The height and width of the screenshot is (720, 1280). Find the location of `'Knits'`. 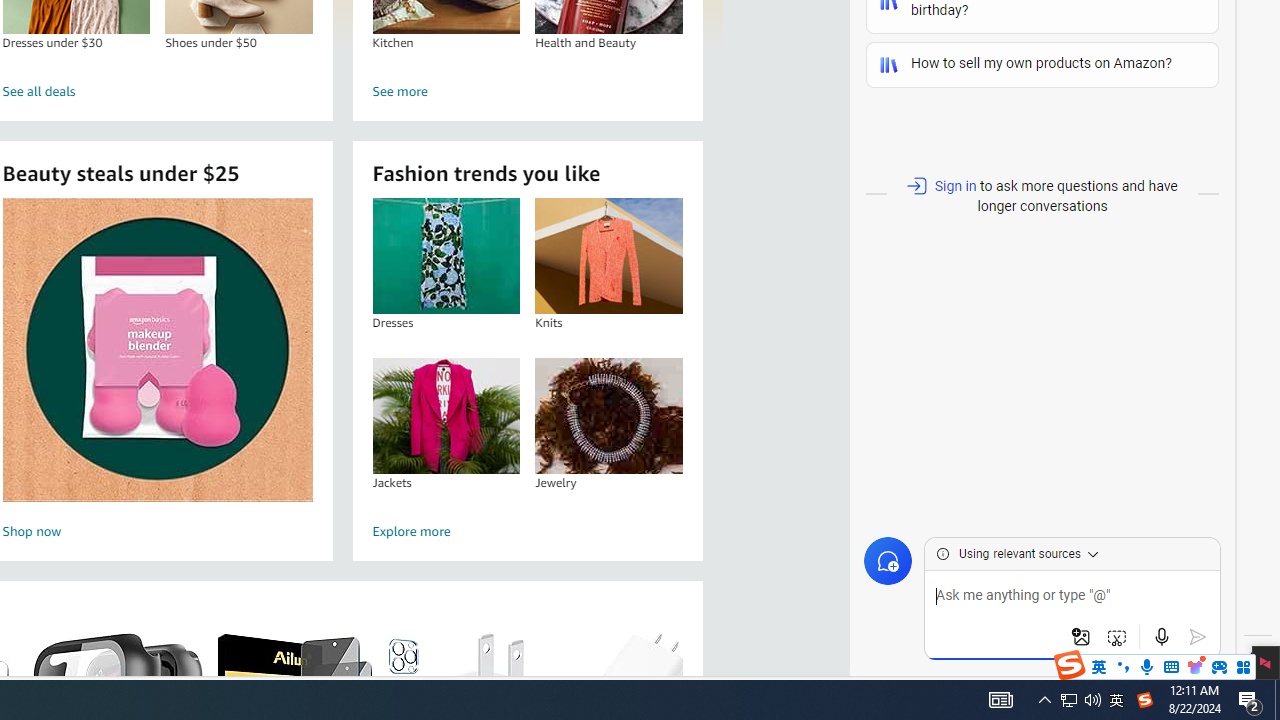

'Knits' is located at coordinates (608, 255).